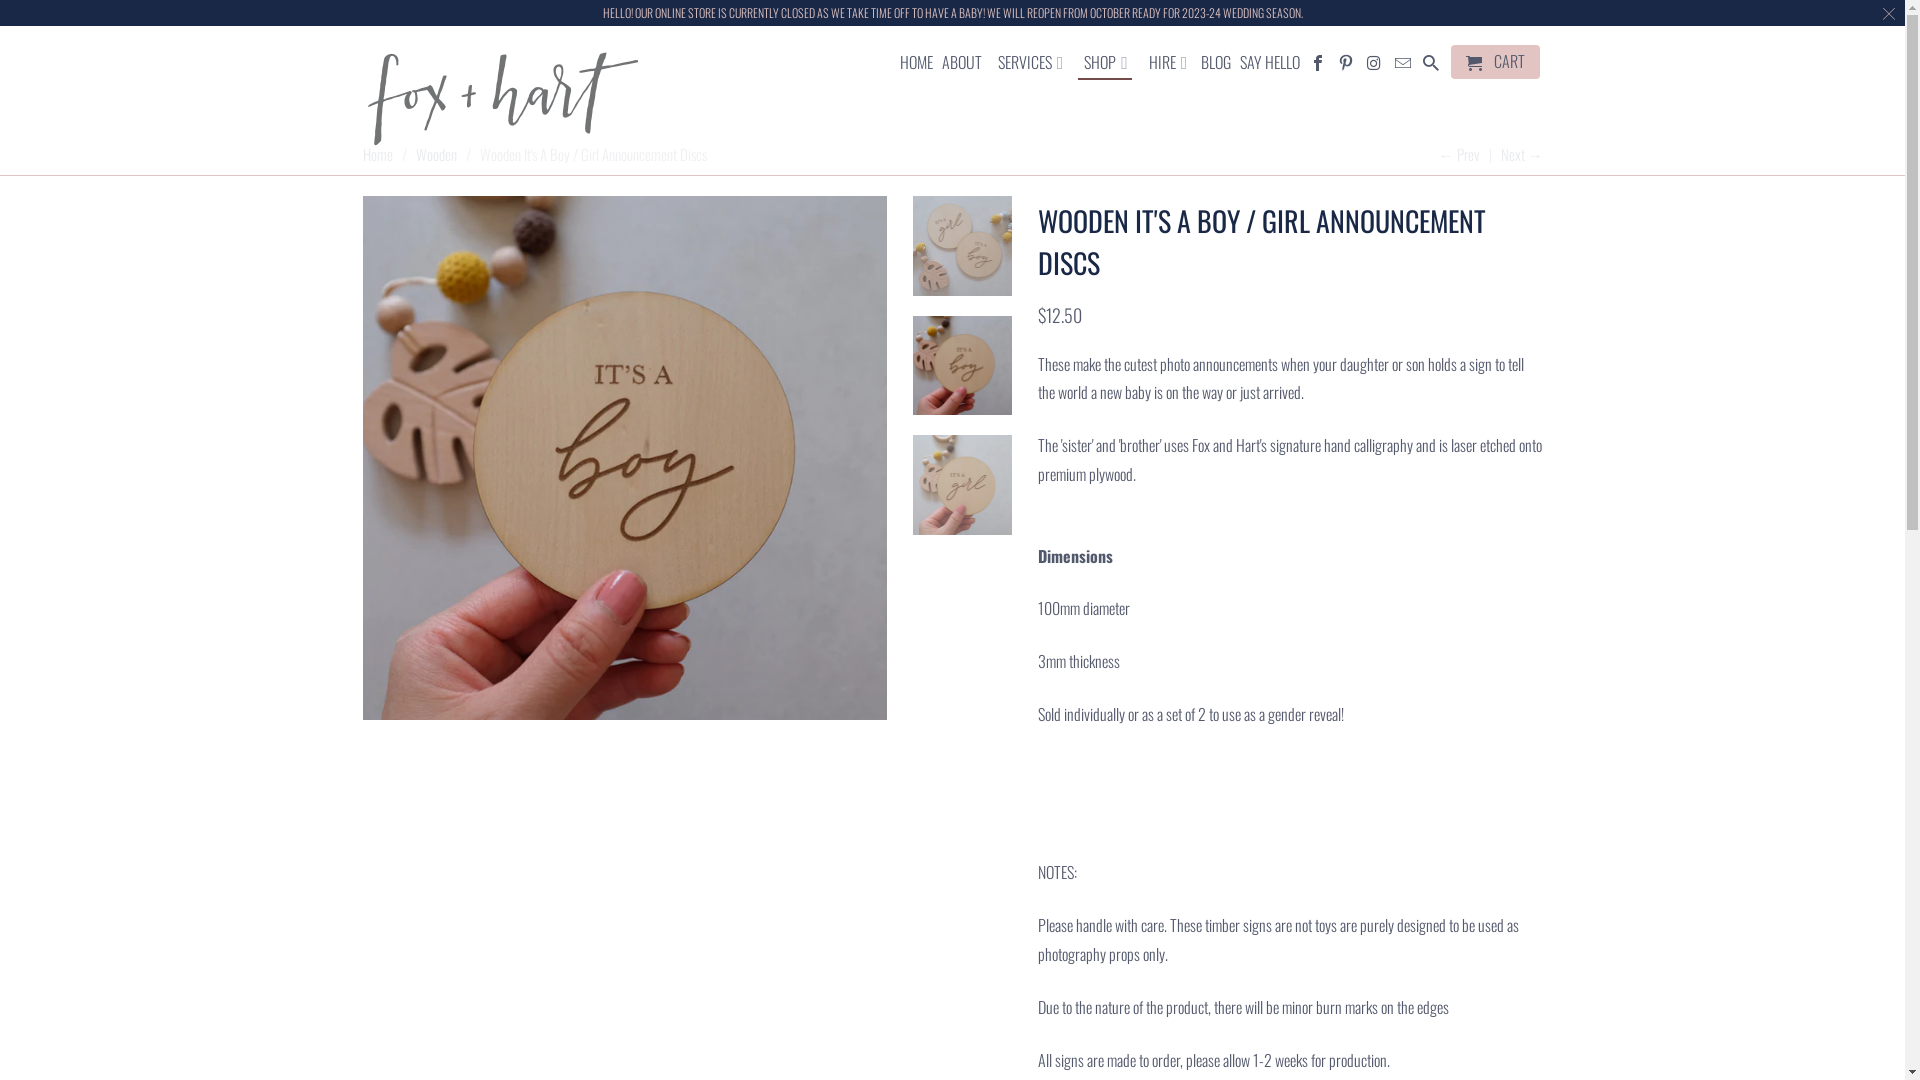 This screenshot has height=1080, width=1920. What do you see at coordinates (1374, 64) in the screenshot?
I see `'Fox and Hart on Instagram'` at bounding box center [1374, 64].